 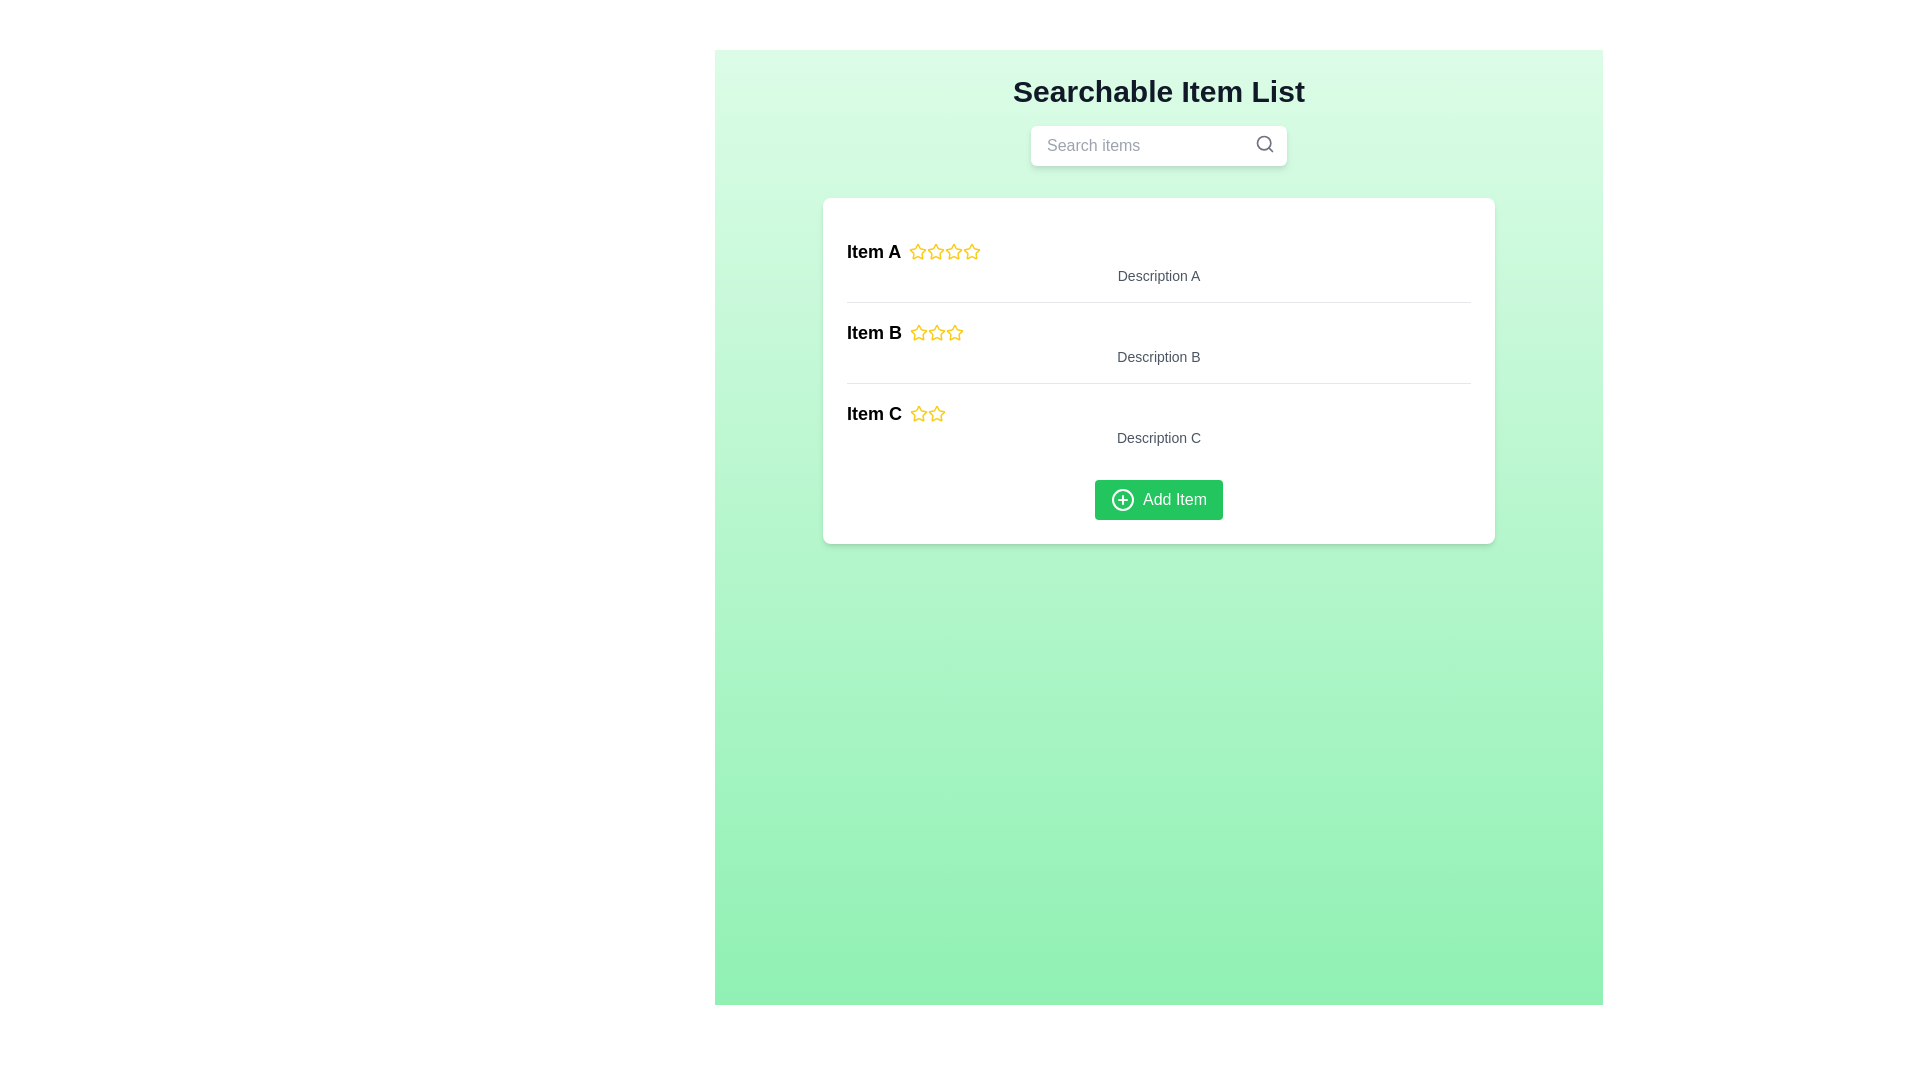 I want to click on the static text label that provides a description related to 'Item C', located below the 'Item C' label and rating stars, so click(x=1158, y=437).